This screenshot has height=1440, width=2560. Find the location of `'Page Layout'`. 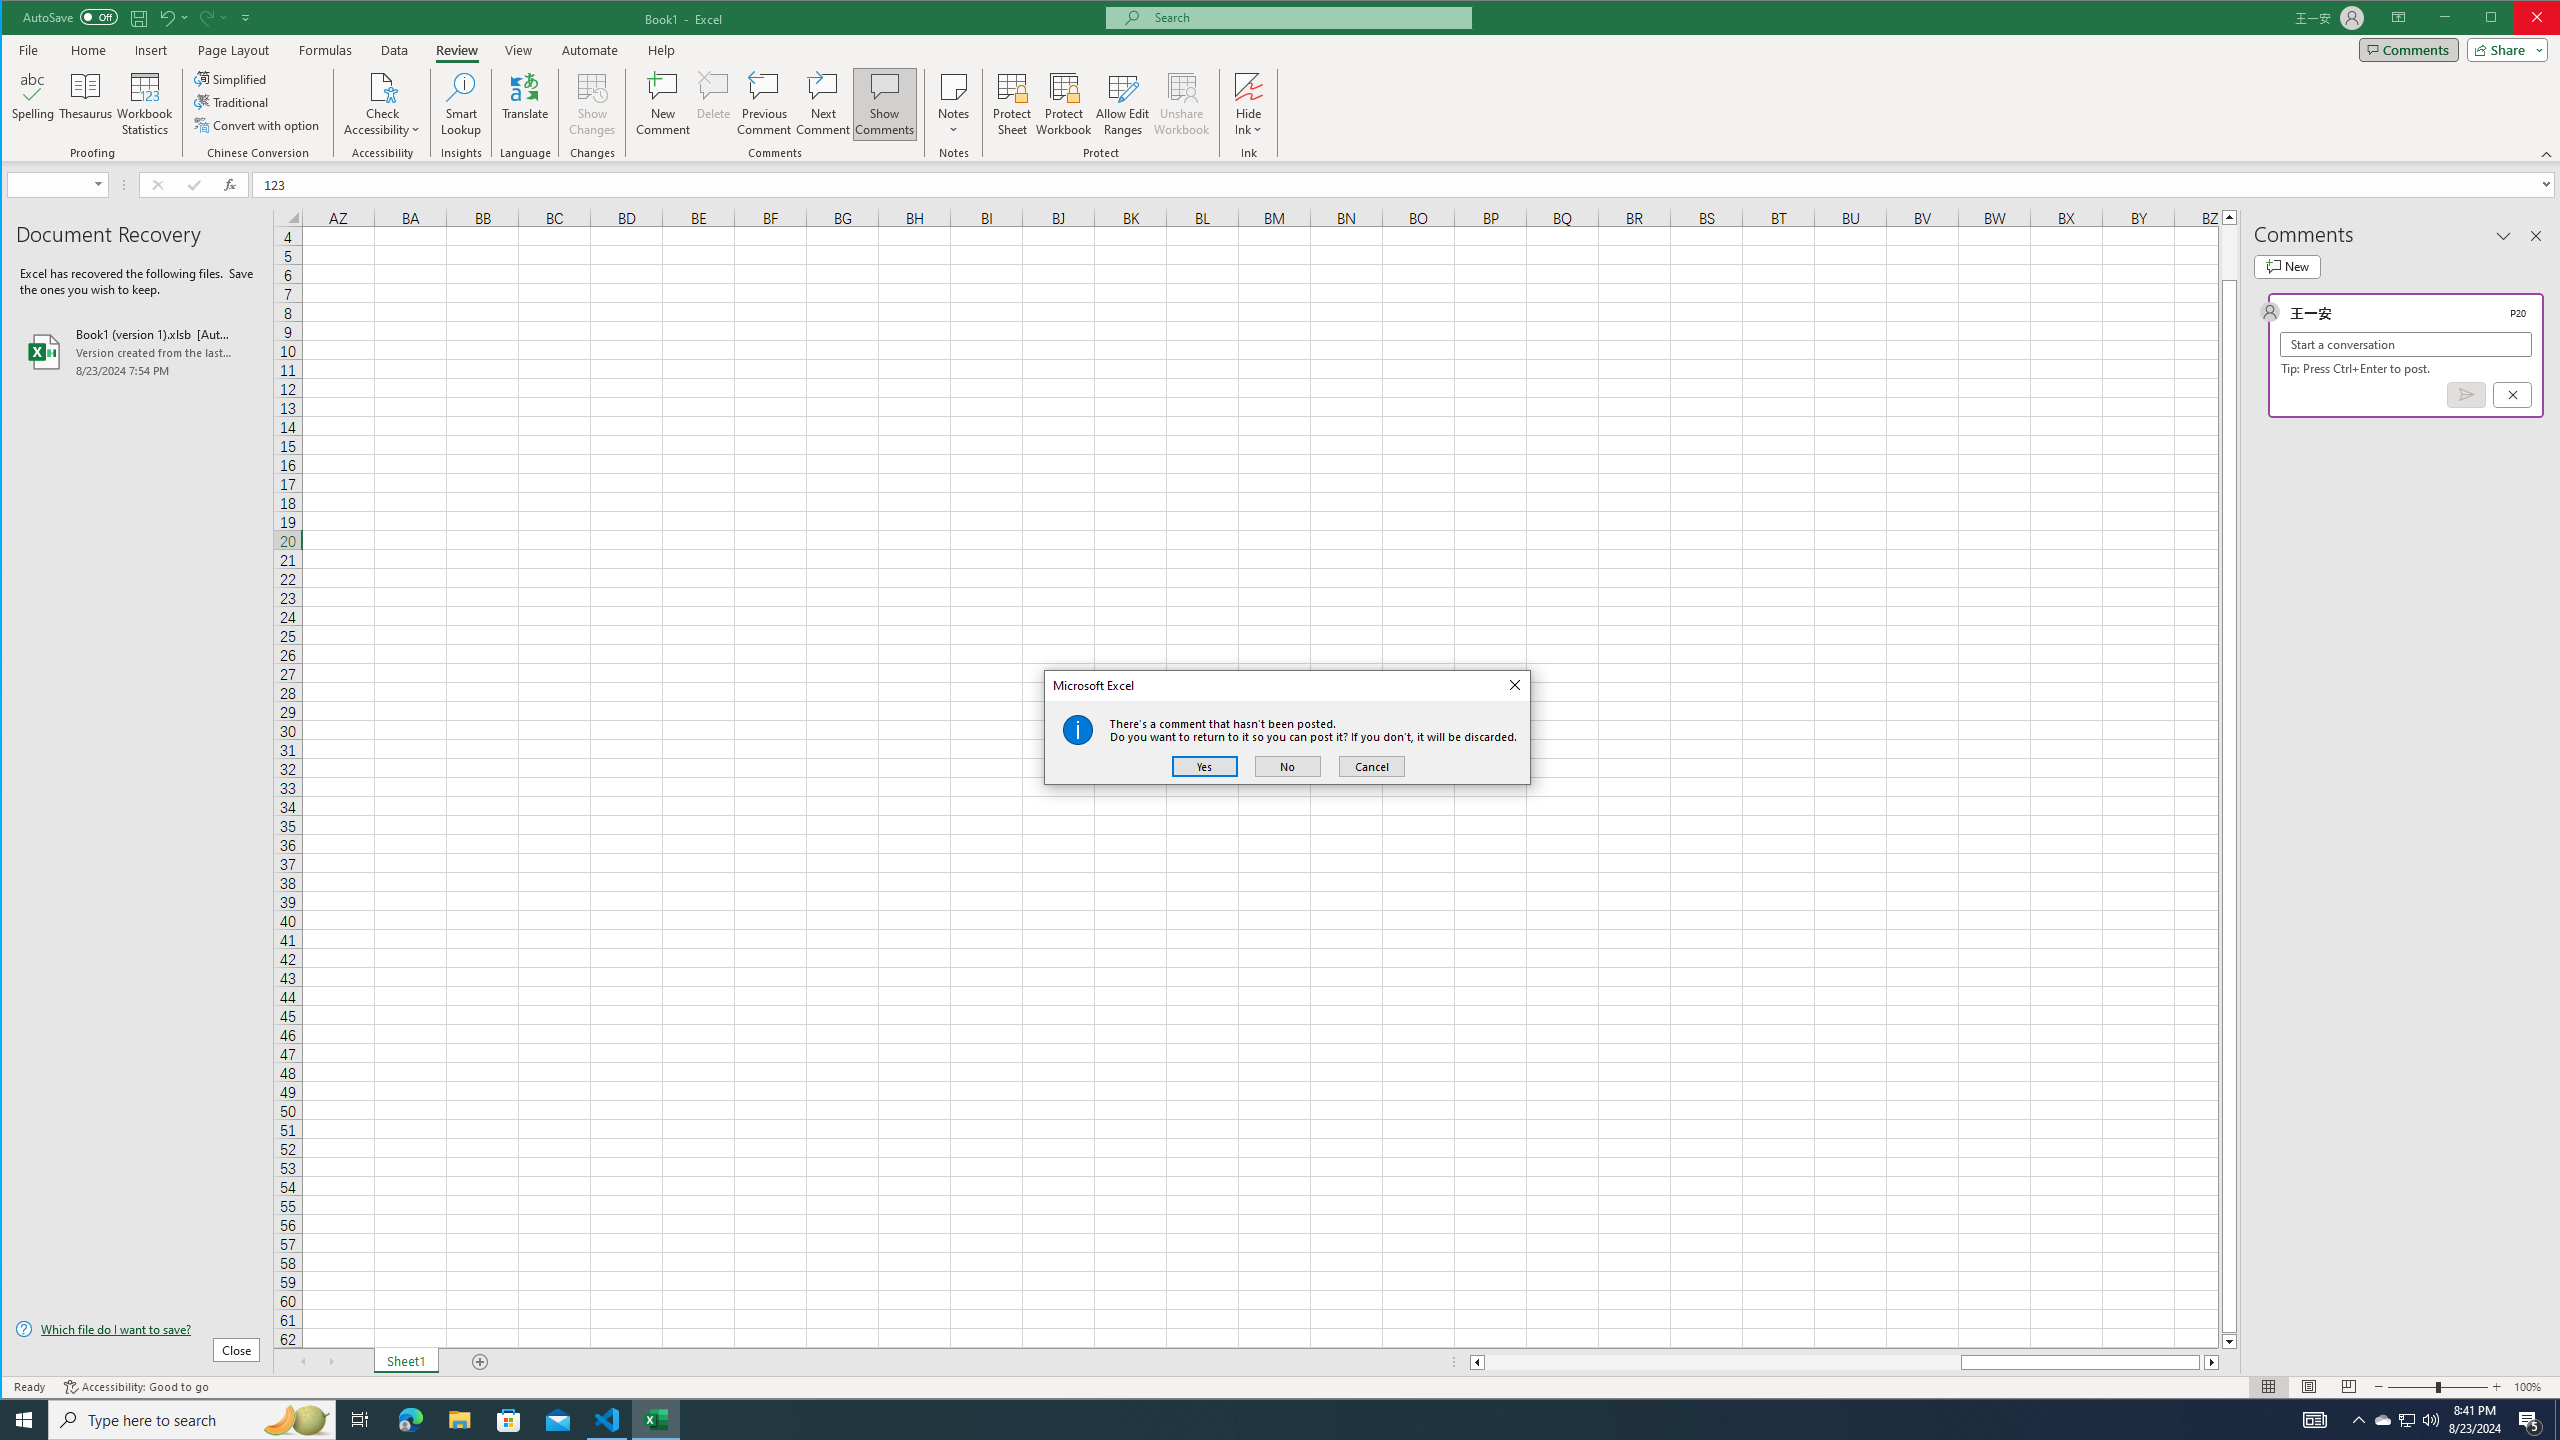

'Page Layout' is located at coordinates (232, 49).